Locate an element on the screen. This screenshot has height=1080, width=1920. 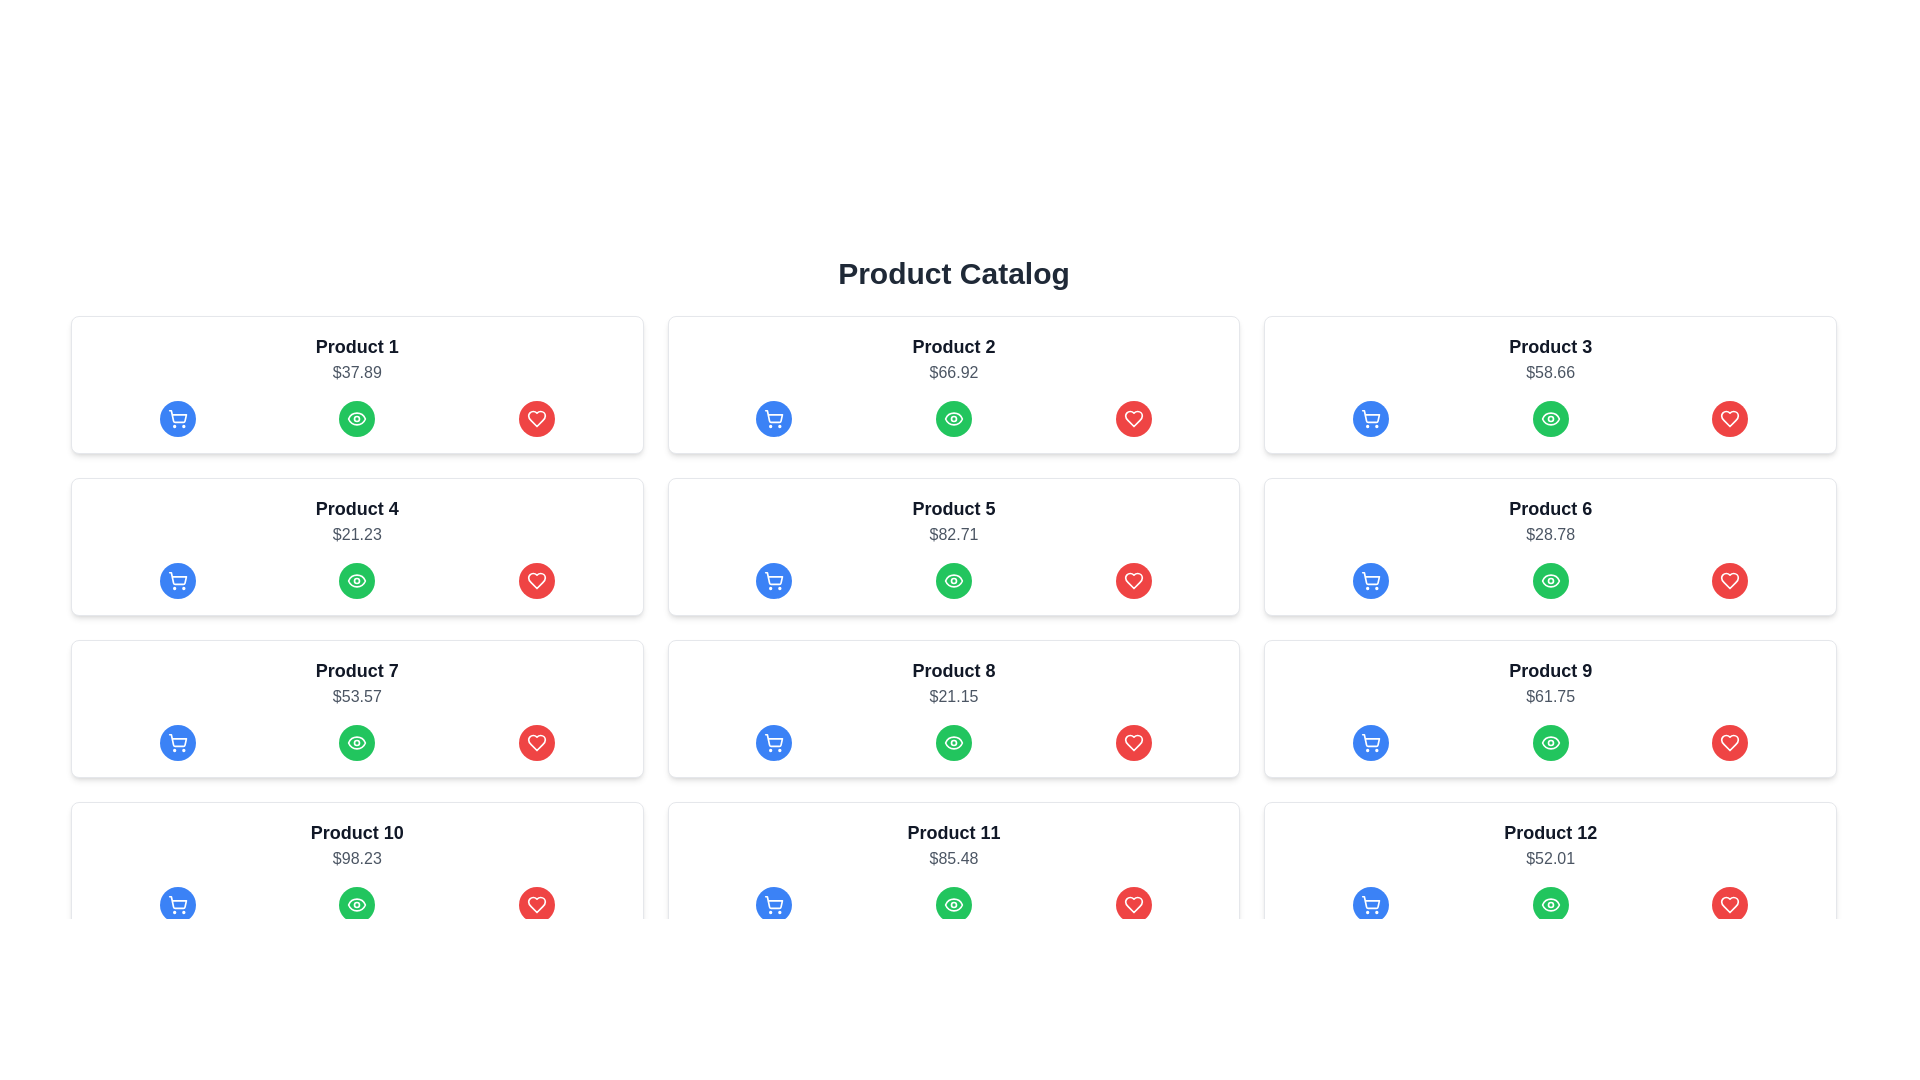
the green eye-shaped icon graphic located under the 'Product 12' card in the product catalog is located at coordinates (1549, 905).